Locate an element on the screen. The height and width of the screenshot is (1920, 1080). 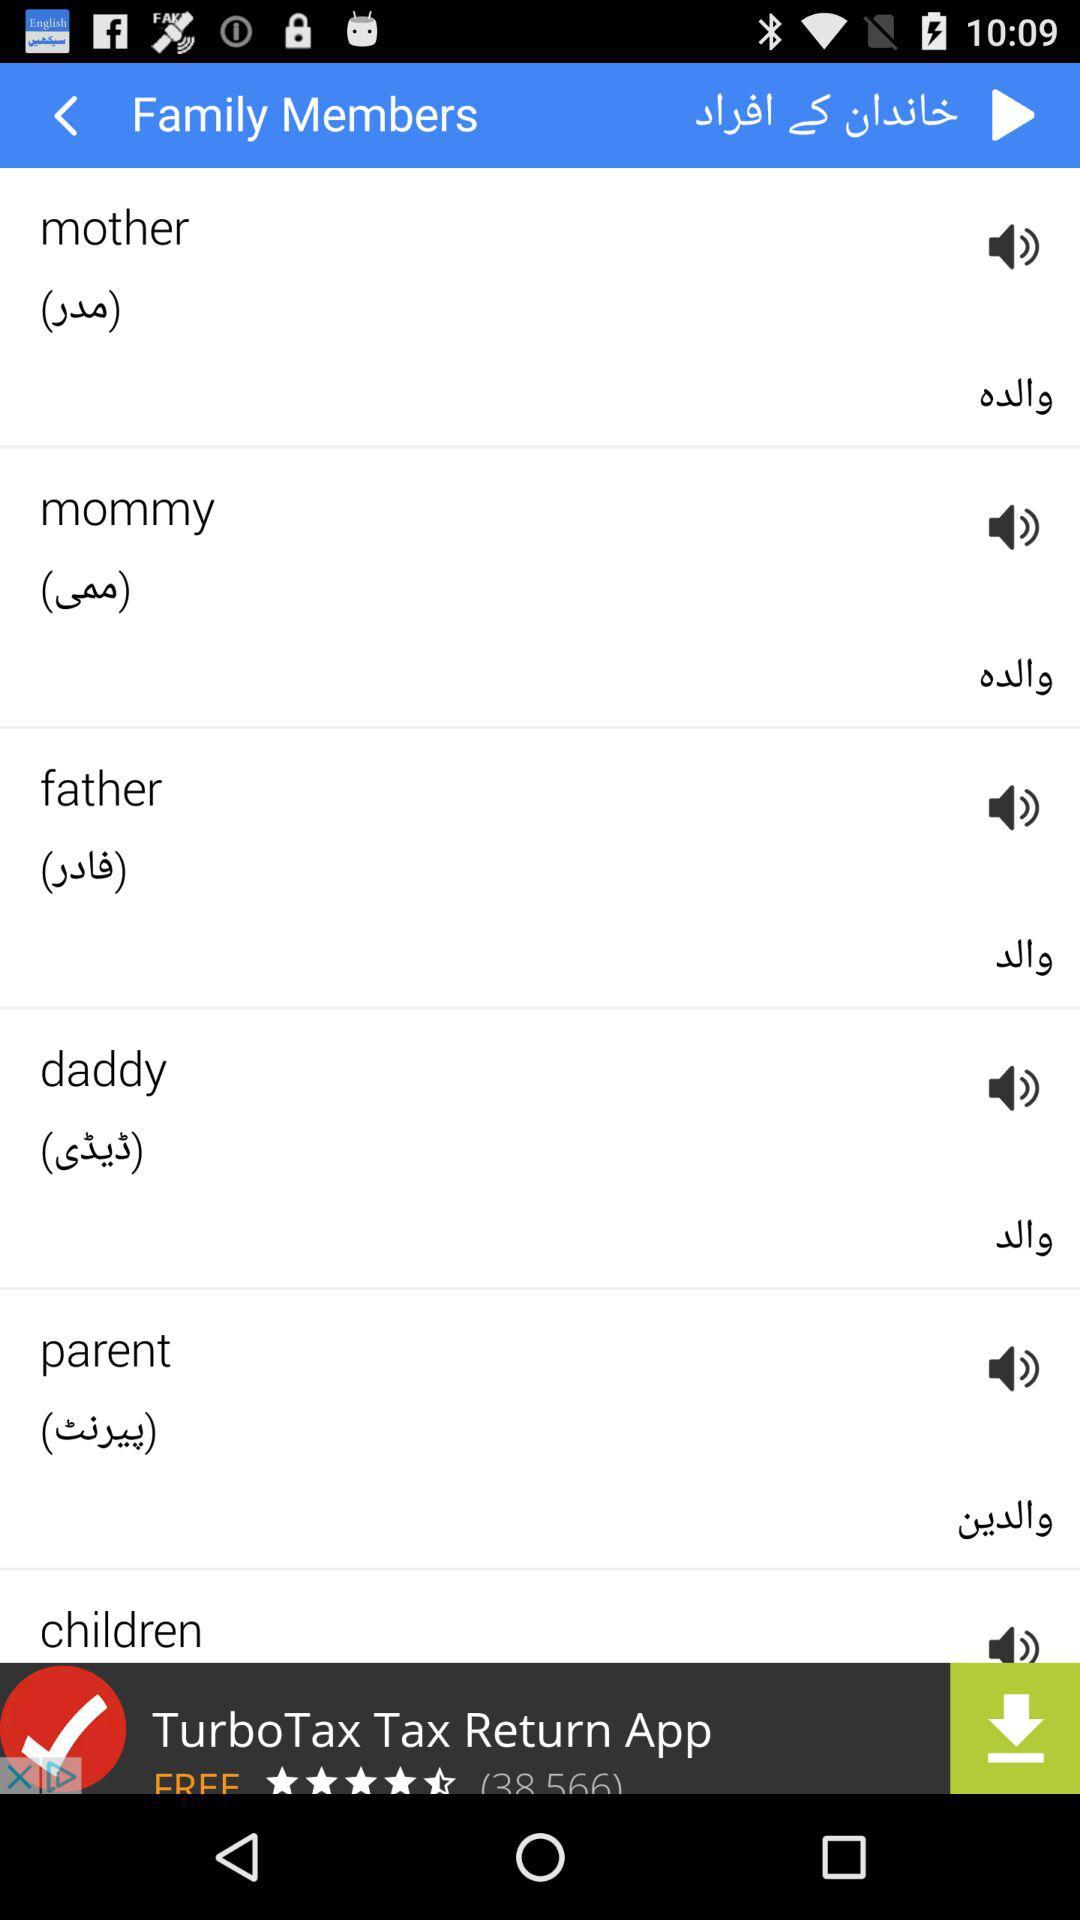
the play icon is located at coordinates (1014, 122).